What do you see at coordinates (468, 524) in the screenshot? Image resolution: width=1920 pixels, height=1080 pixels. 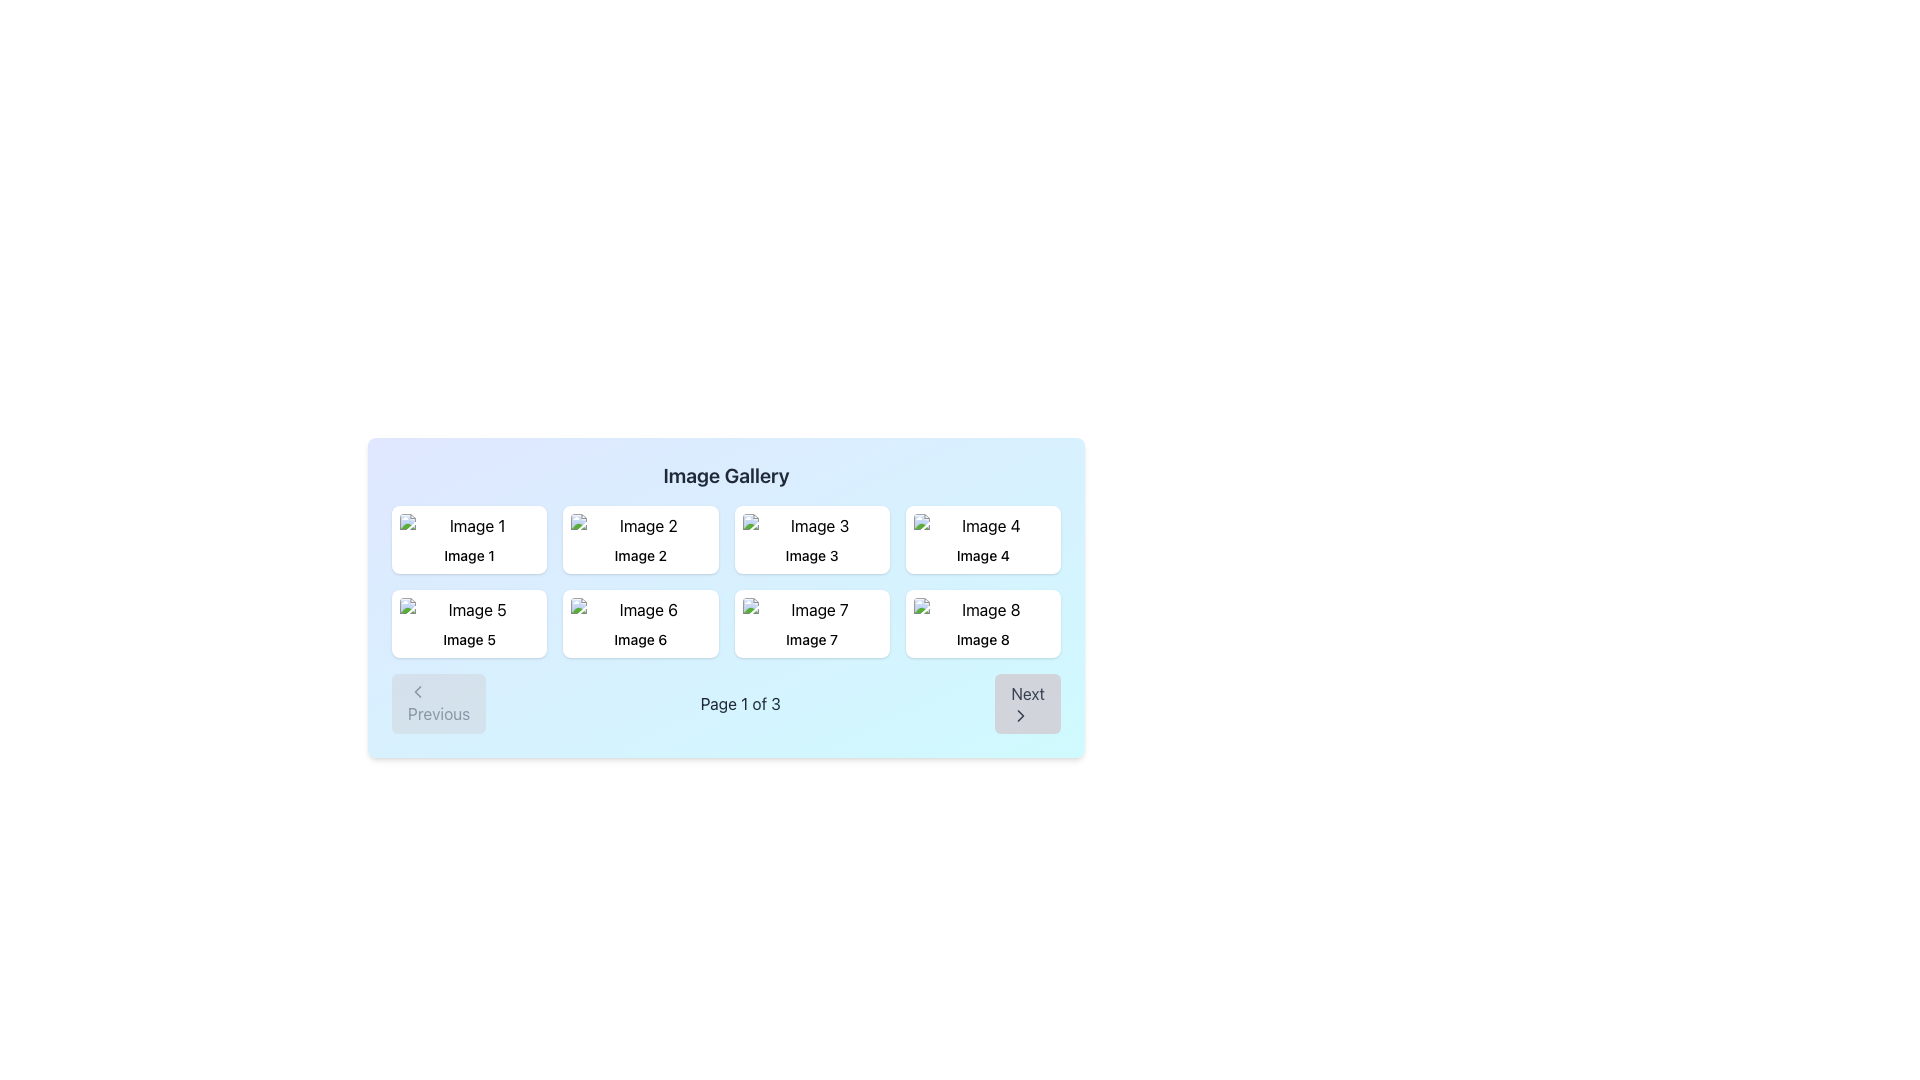 I see `the image placeholder displaying 'Image 1' which is part of a card layout in the first row of the image gallery` at bounding box center [468, 524].